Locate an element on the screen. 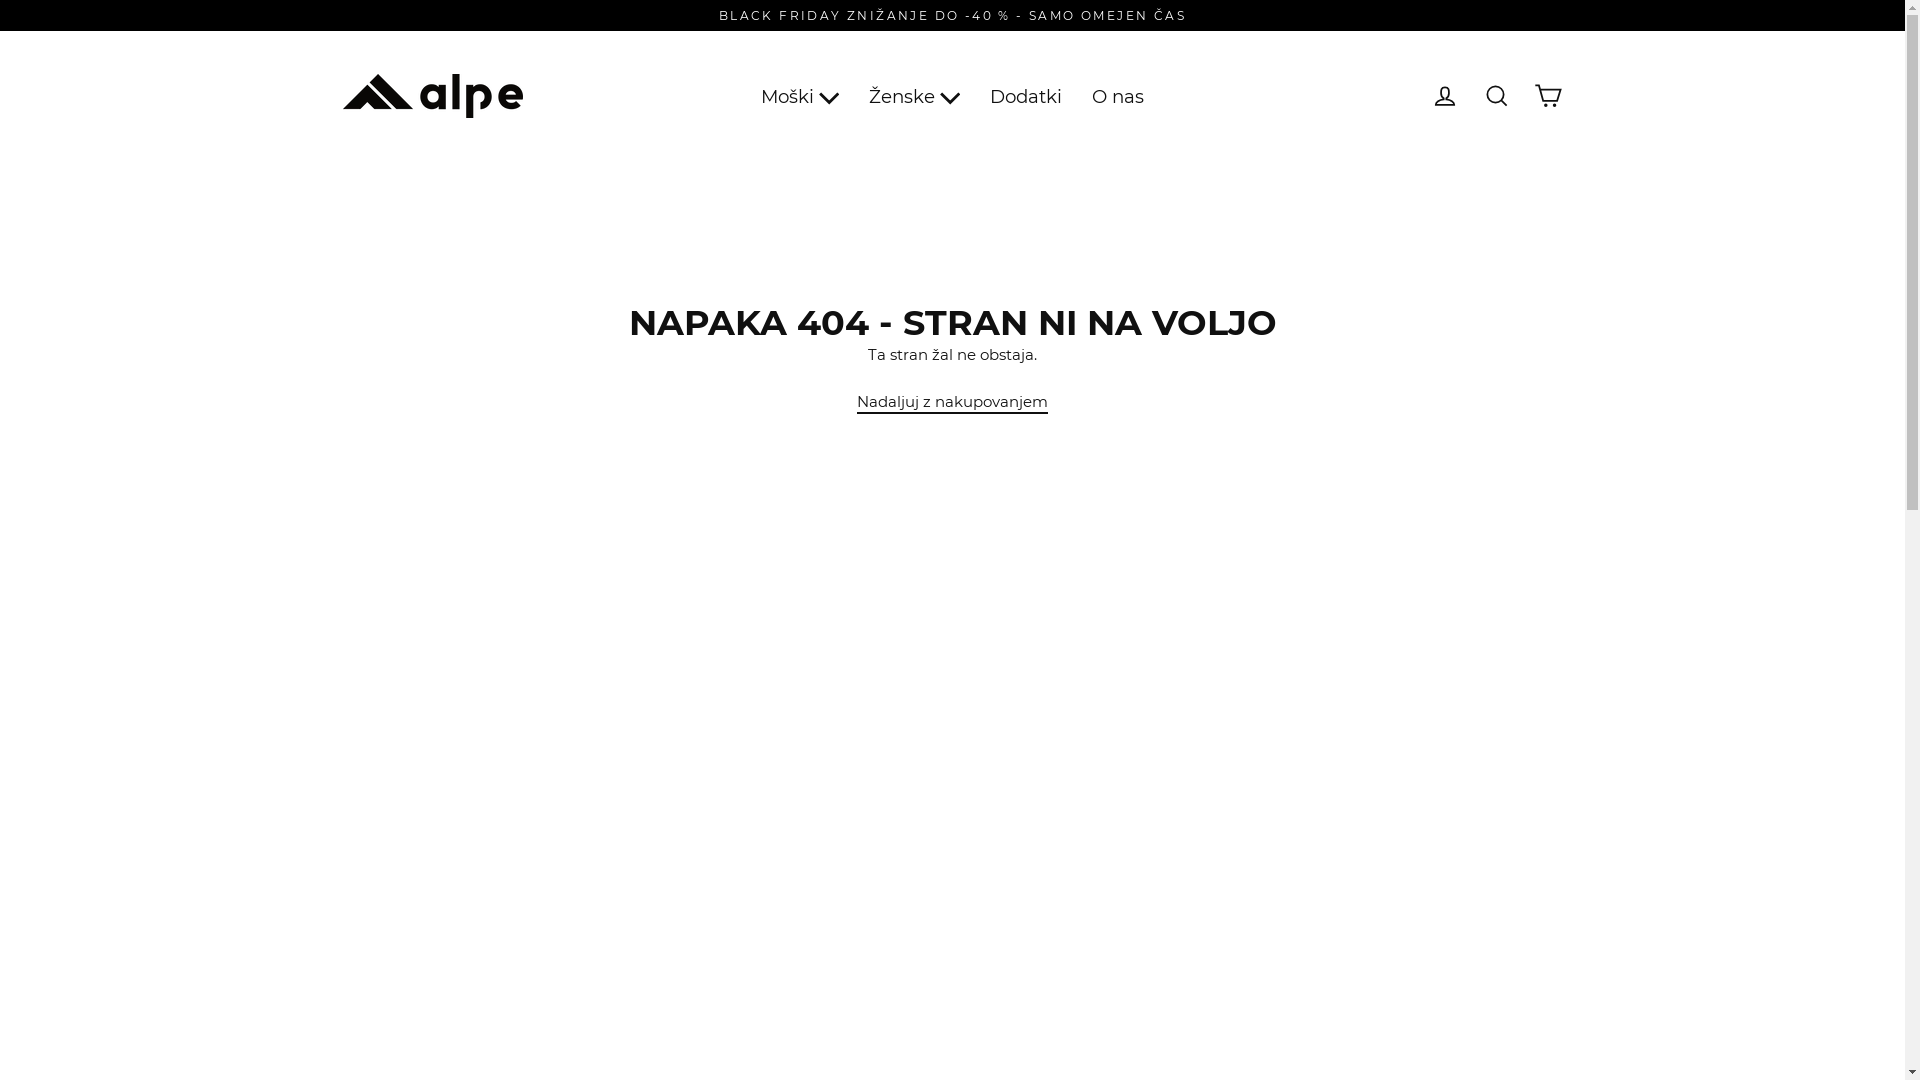  'Iskanje' is located at coordinates (1496, 96).